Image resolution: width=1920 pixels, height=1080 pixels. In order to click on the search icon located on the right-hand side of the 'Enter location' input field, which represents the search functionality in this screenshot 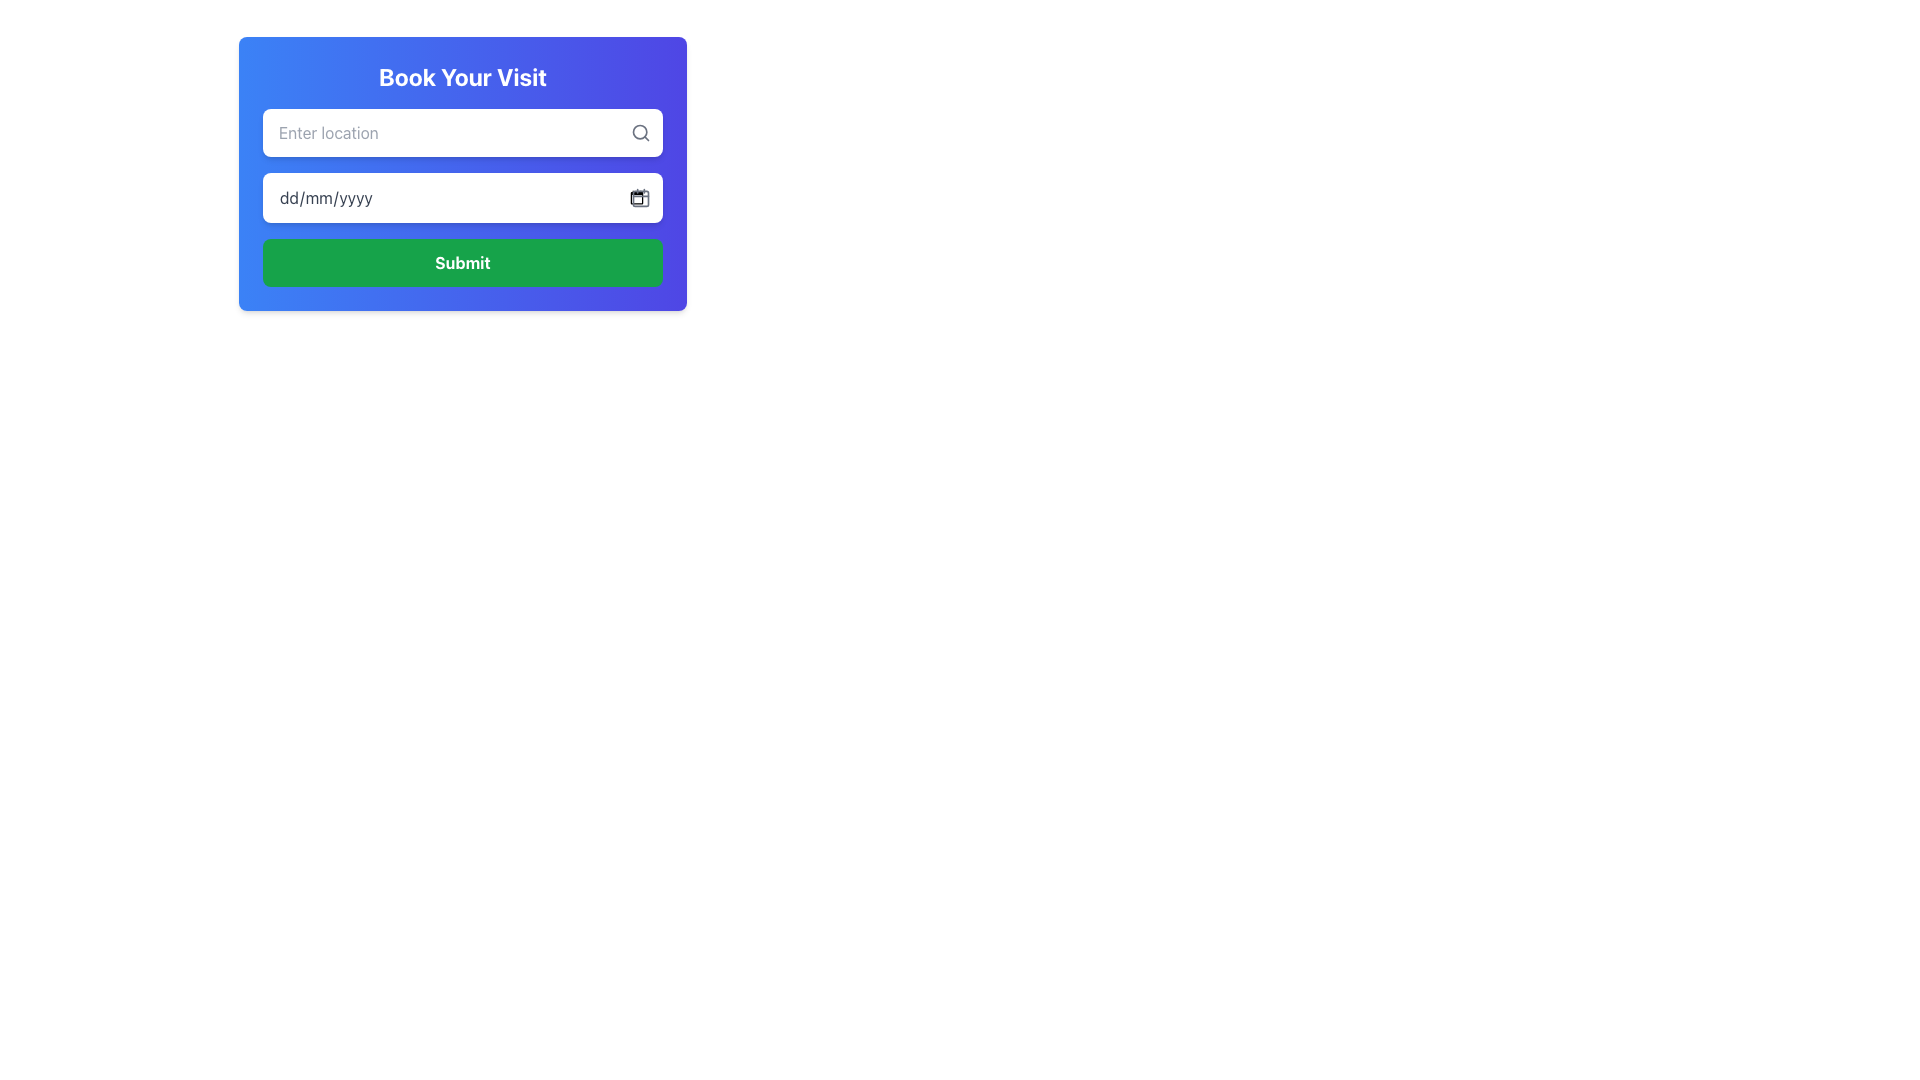, I will do `click(640, 132)`.